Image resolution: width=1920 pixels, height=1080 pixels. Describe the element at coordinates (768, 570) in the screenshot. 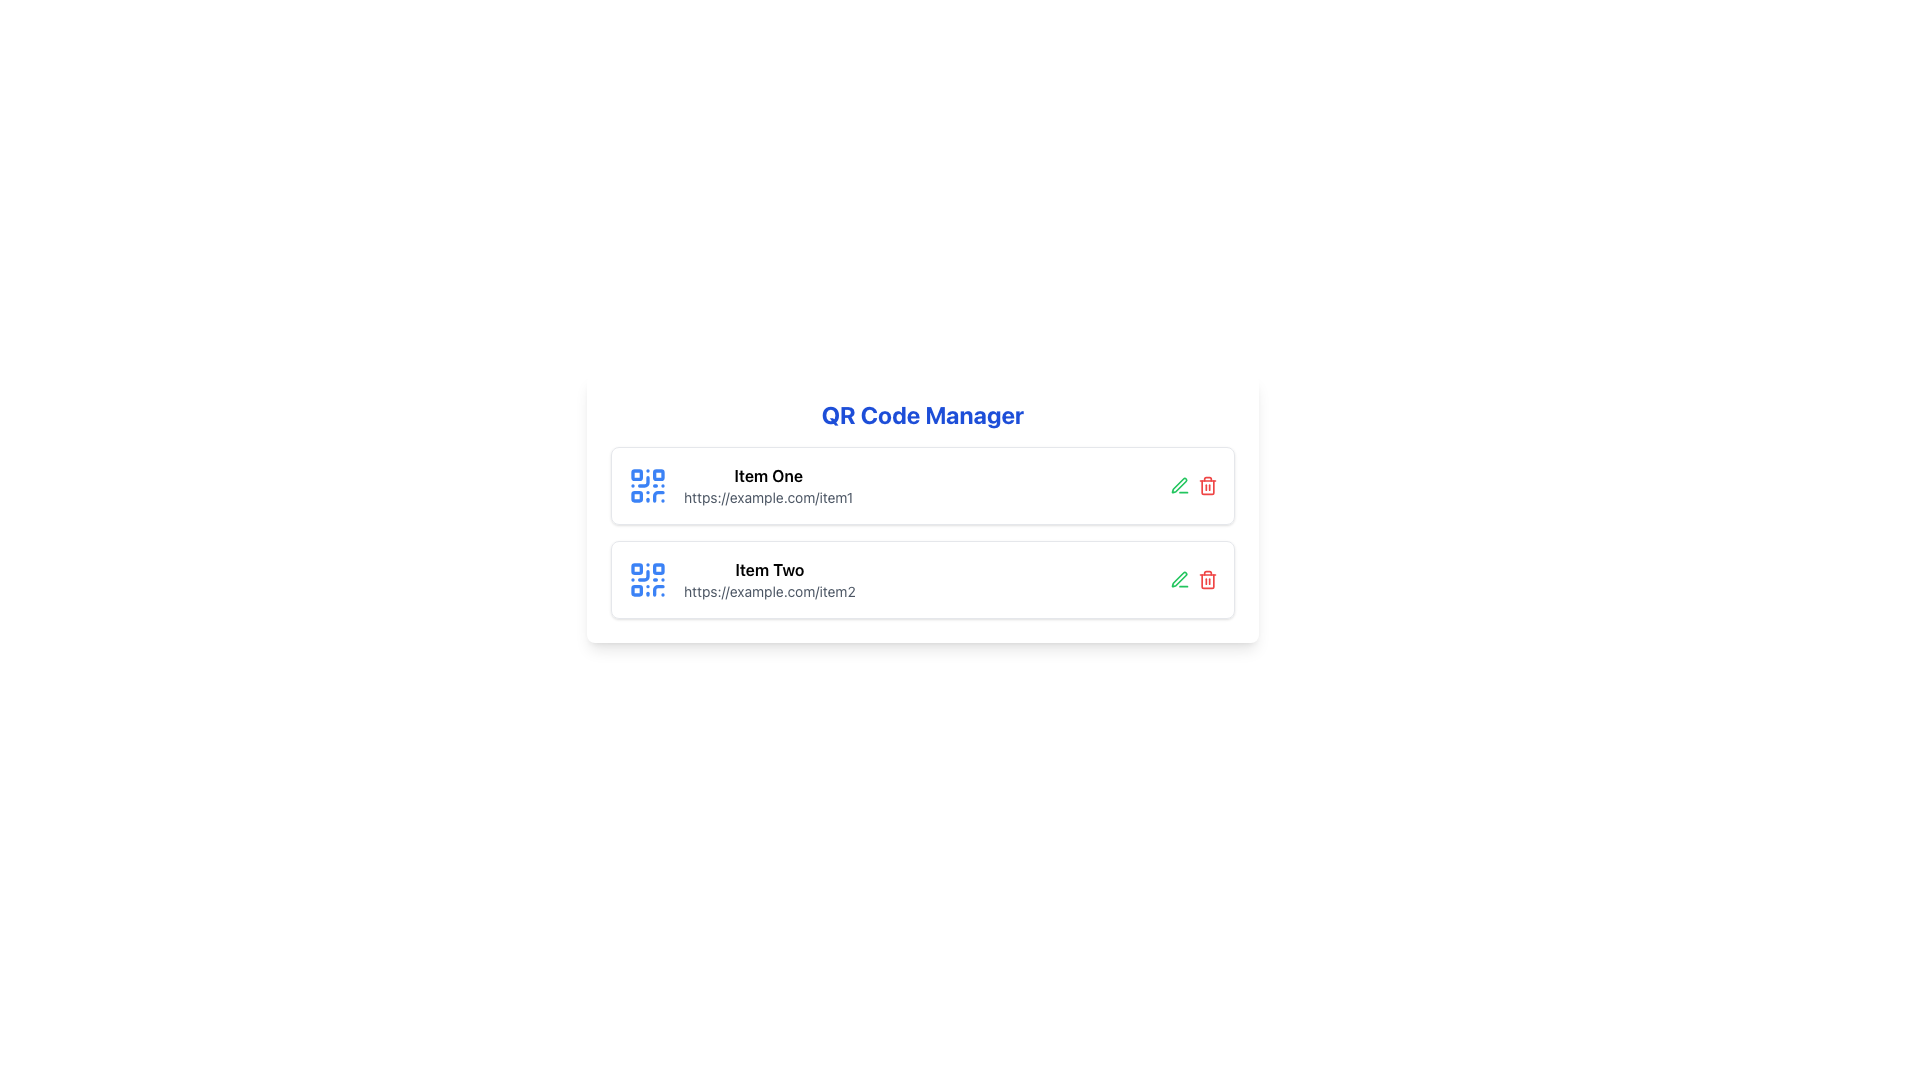

I see `the text label that identifies the second entry in a vertical list, which is positioned beneath 'Item One'` at that location.